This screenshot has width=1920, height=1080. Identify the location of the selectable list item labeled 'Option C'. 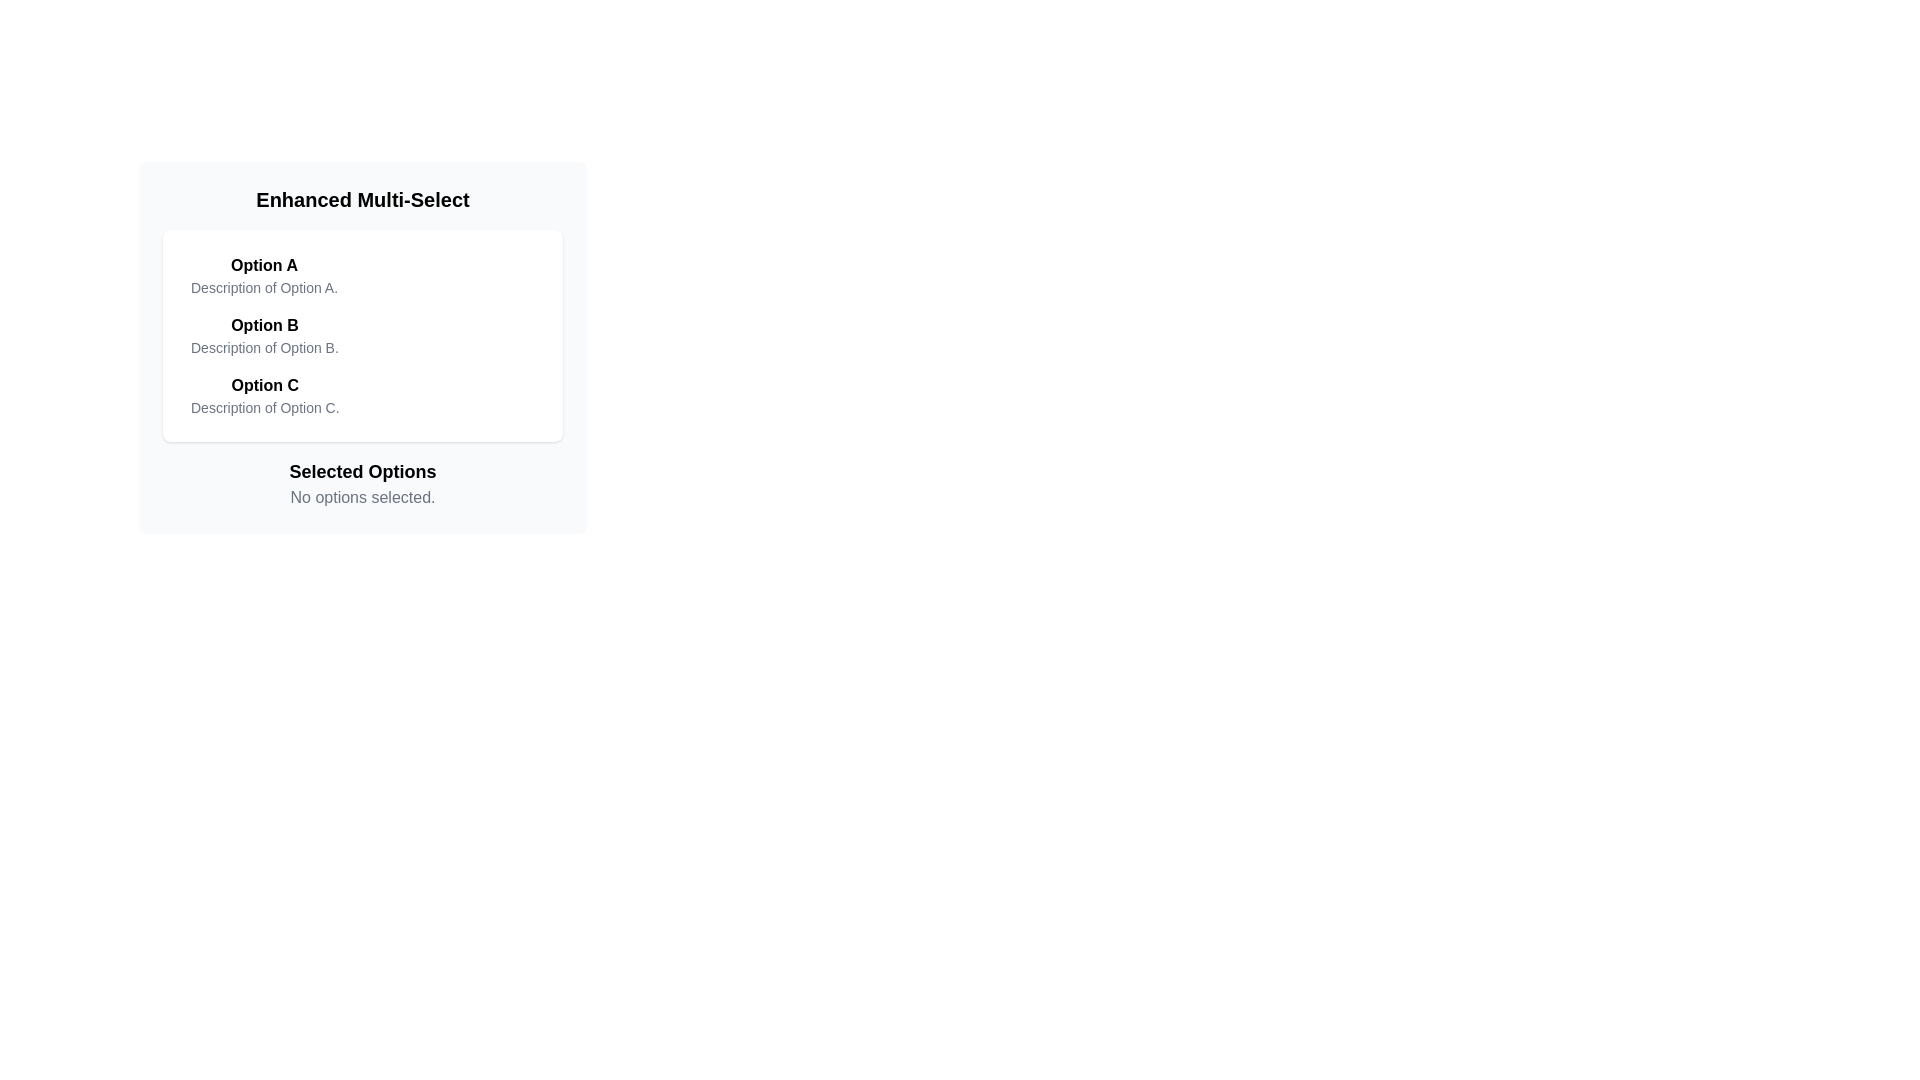
(363, 396).